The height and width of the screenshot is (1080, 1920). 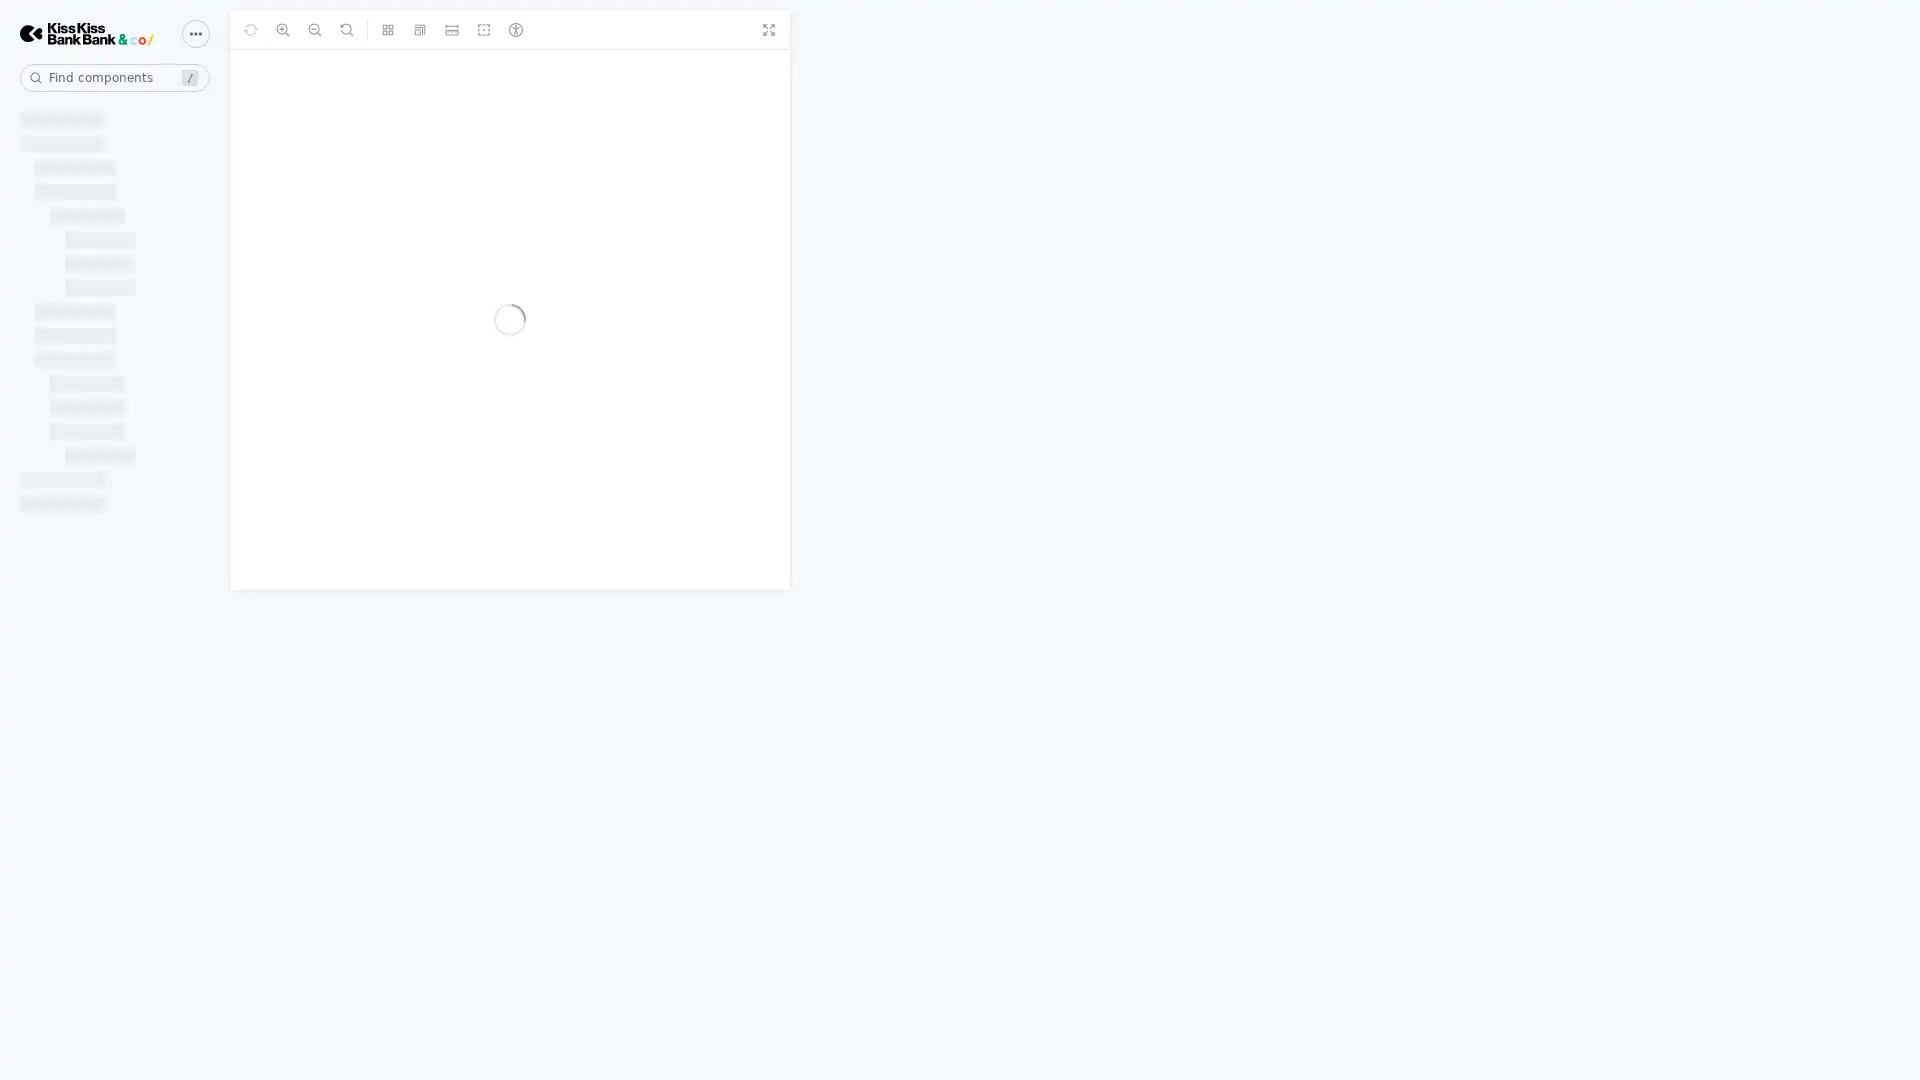 I want to click on Enable measure, so click(x=637, y=30).